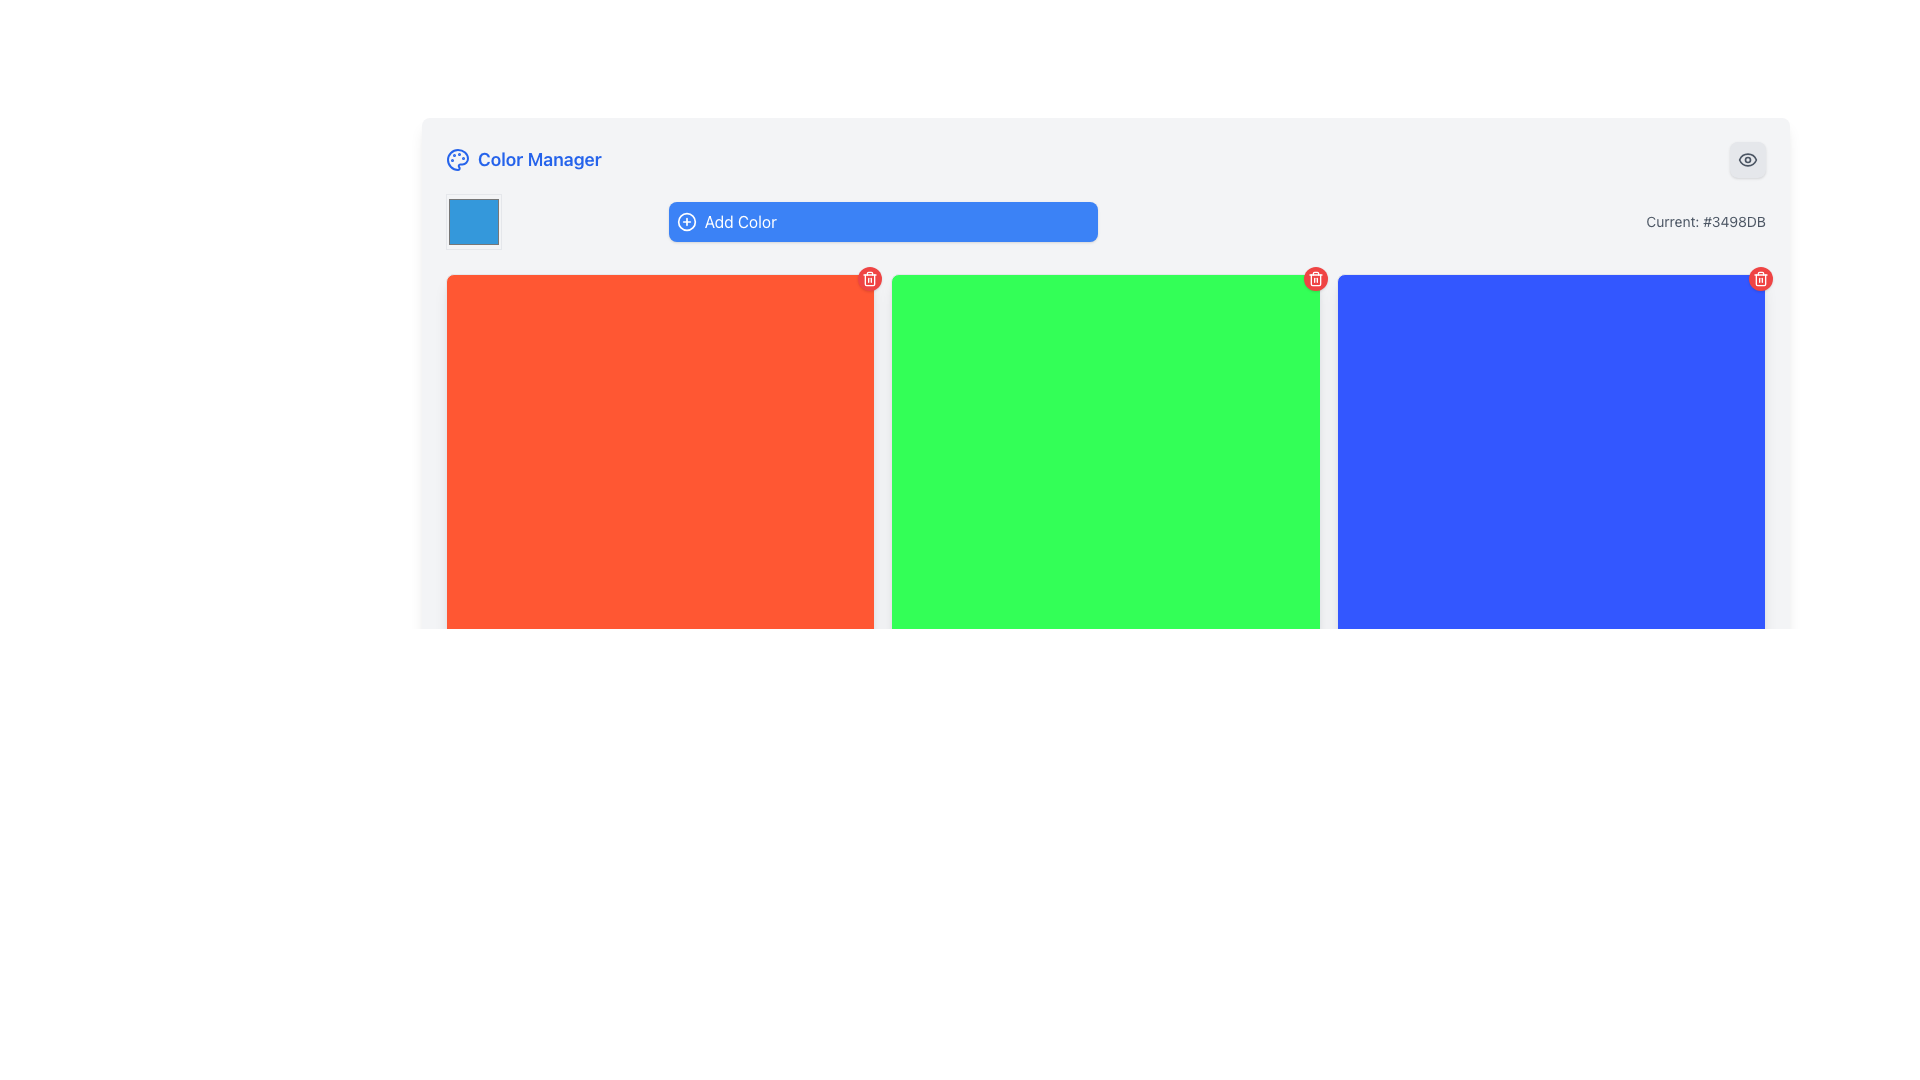 The height and width of the screenshot is (1080, 1920). Describe the element at coordinates (473, 222) in the screenshot. I see `the color selection button located in the first position of the row` at that location.